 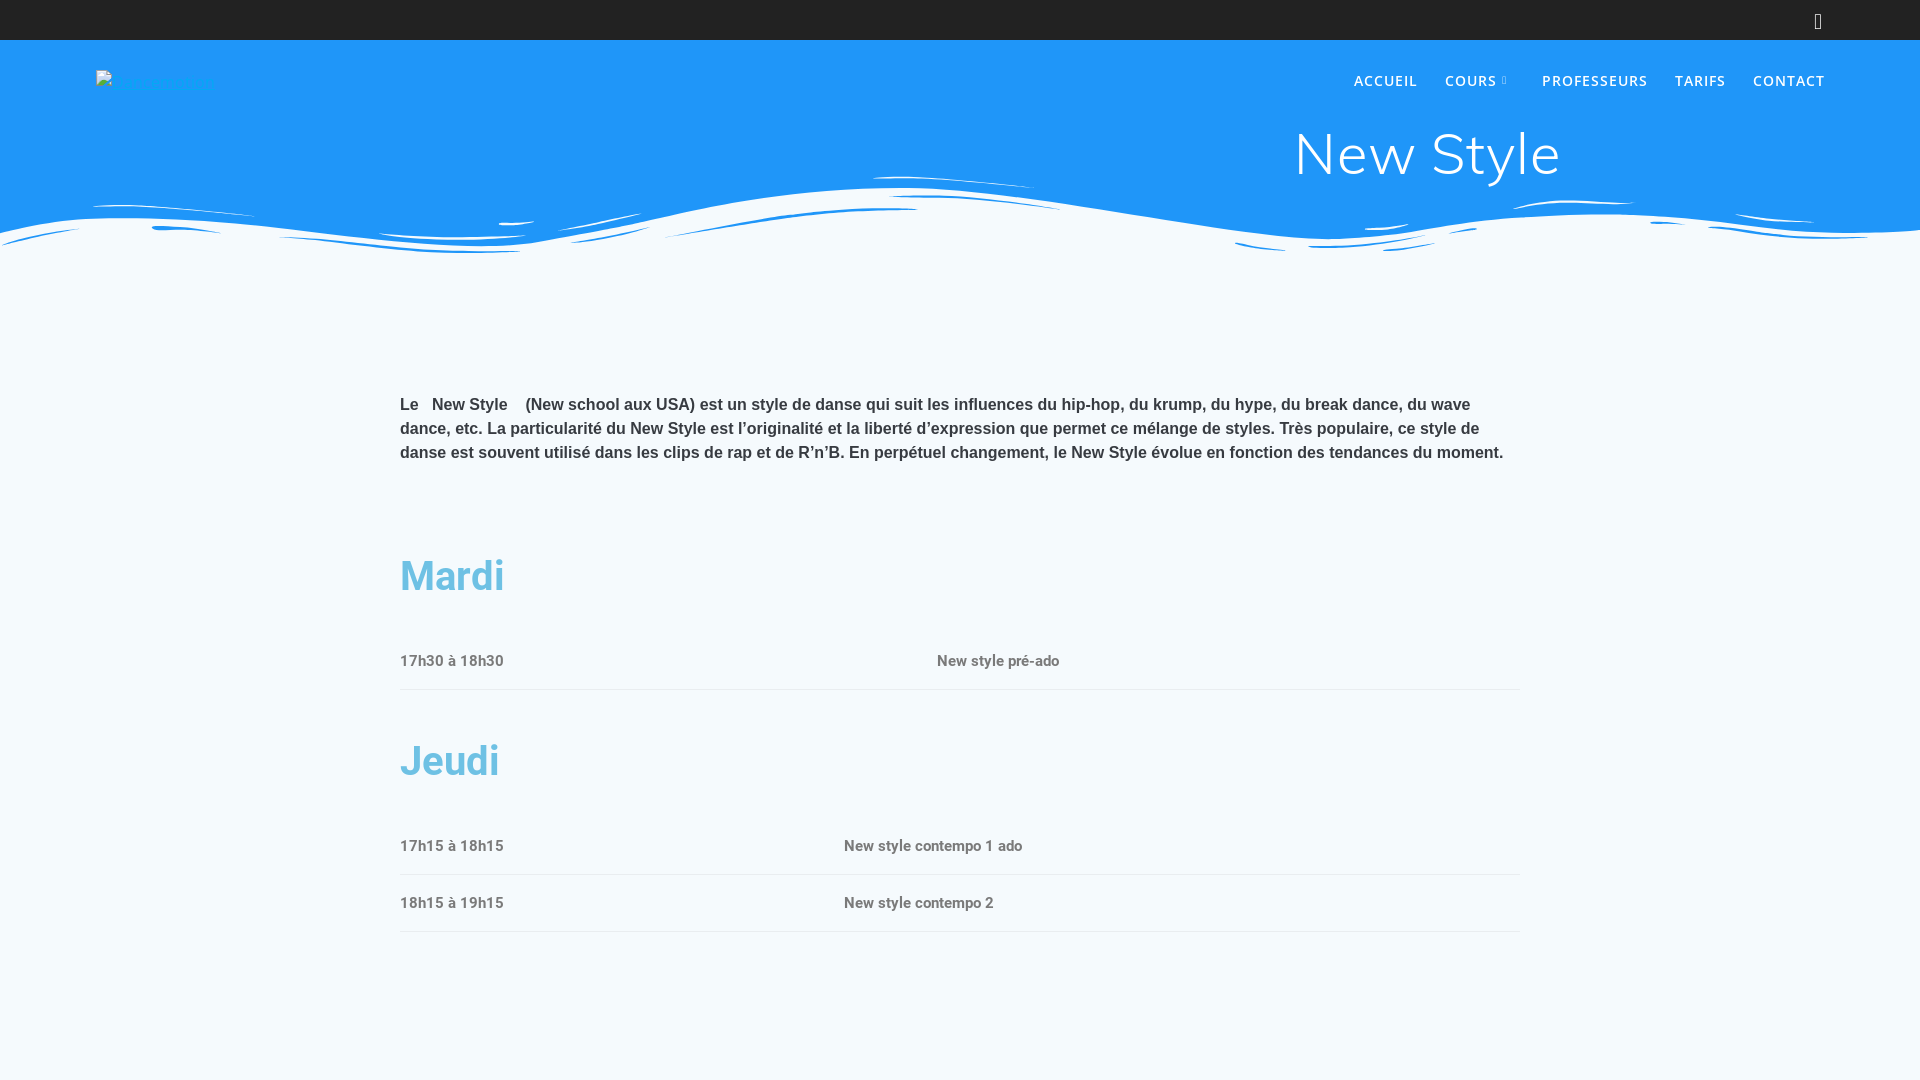 I want to click on 'CONTACT', so click(x=1789, y=80).